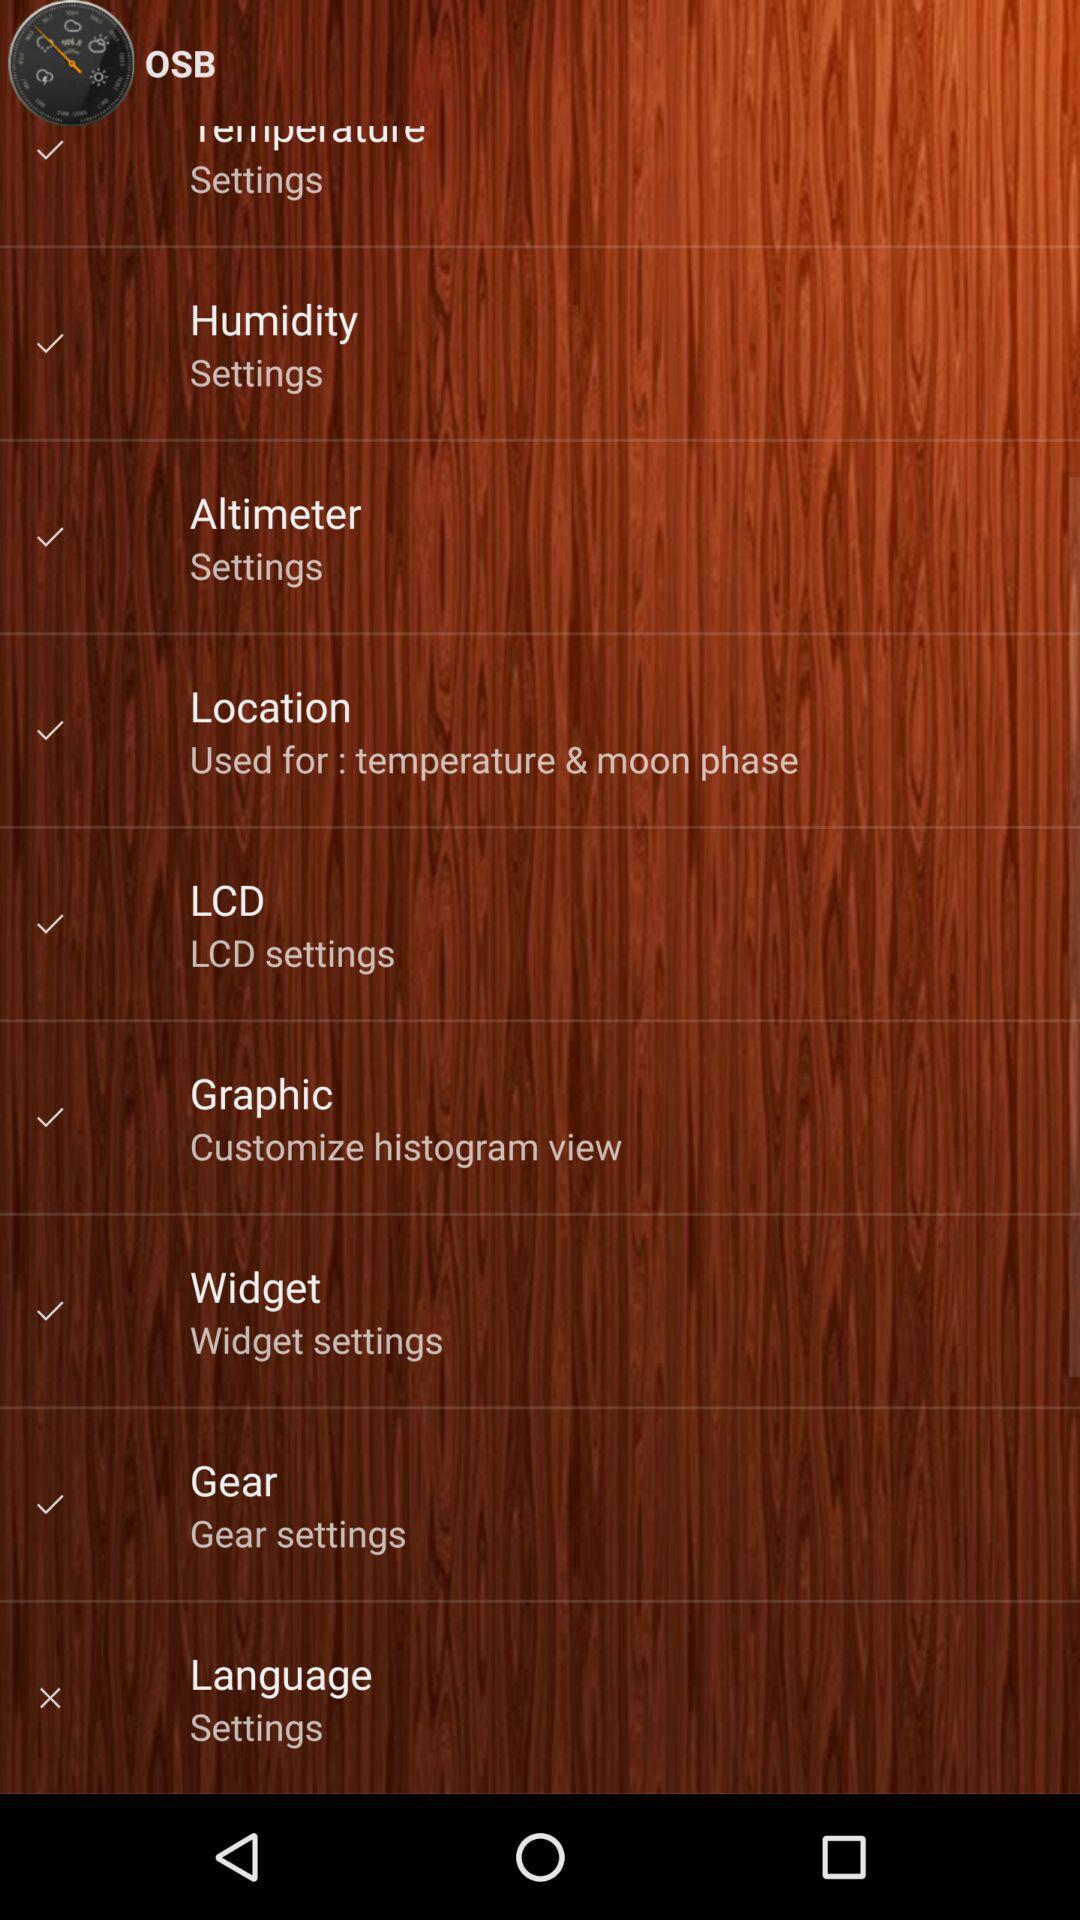 Image resolution: width=1080 pixels, height=1920 pixels. Describe the element at coordinates (270, 705) in the screenshot. I see `item above the used for temperature app` at that location.